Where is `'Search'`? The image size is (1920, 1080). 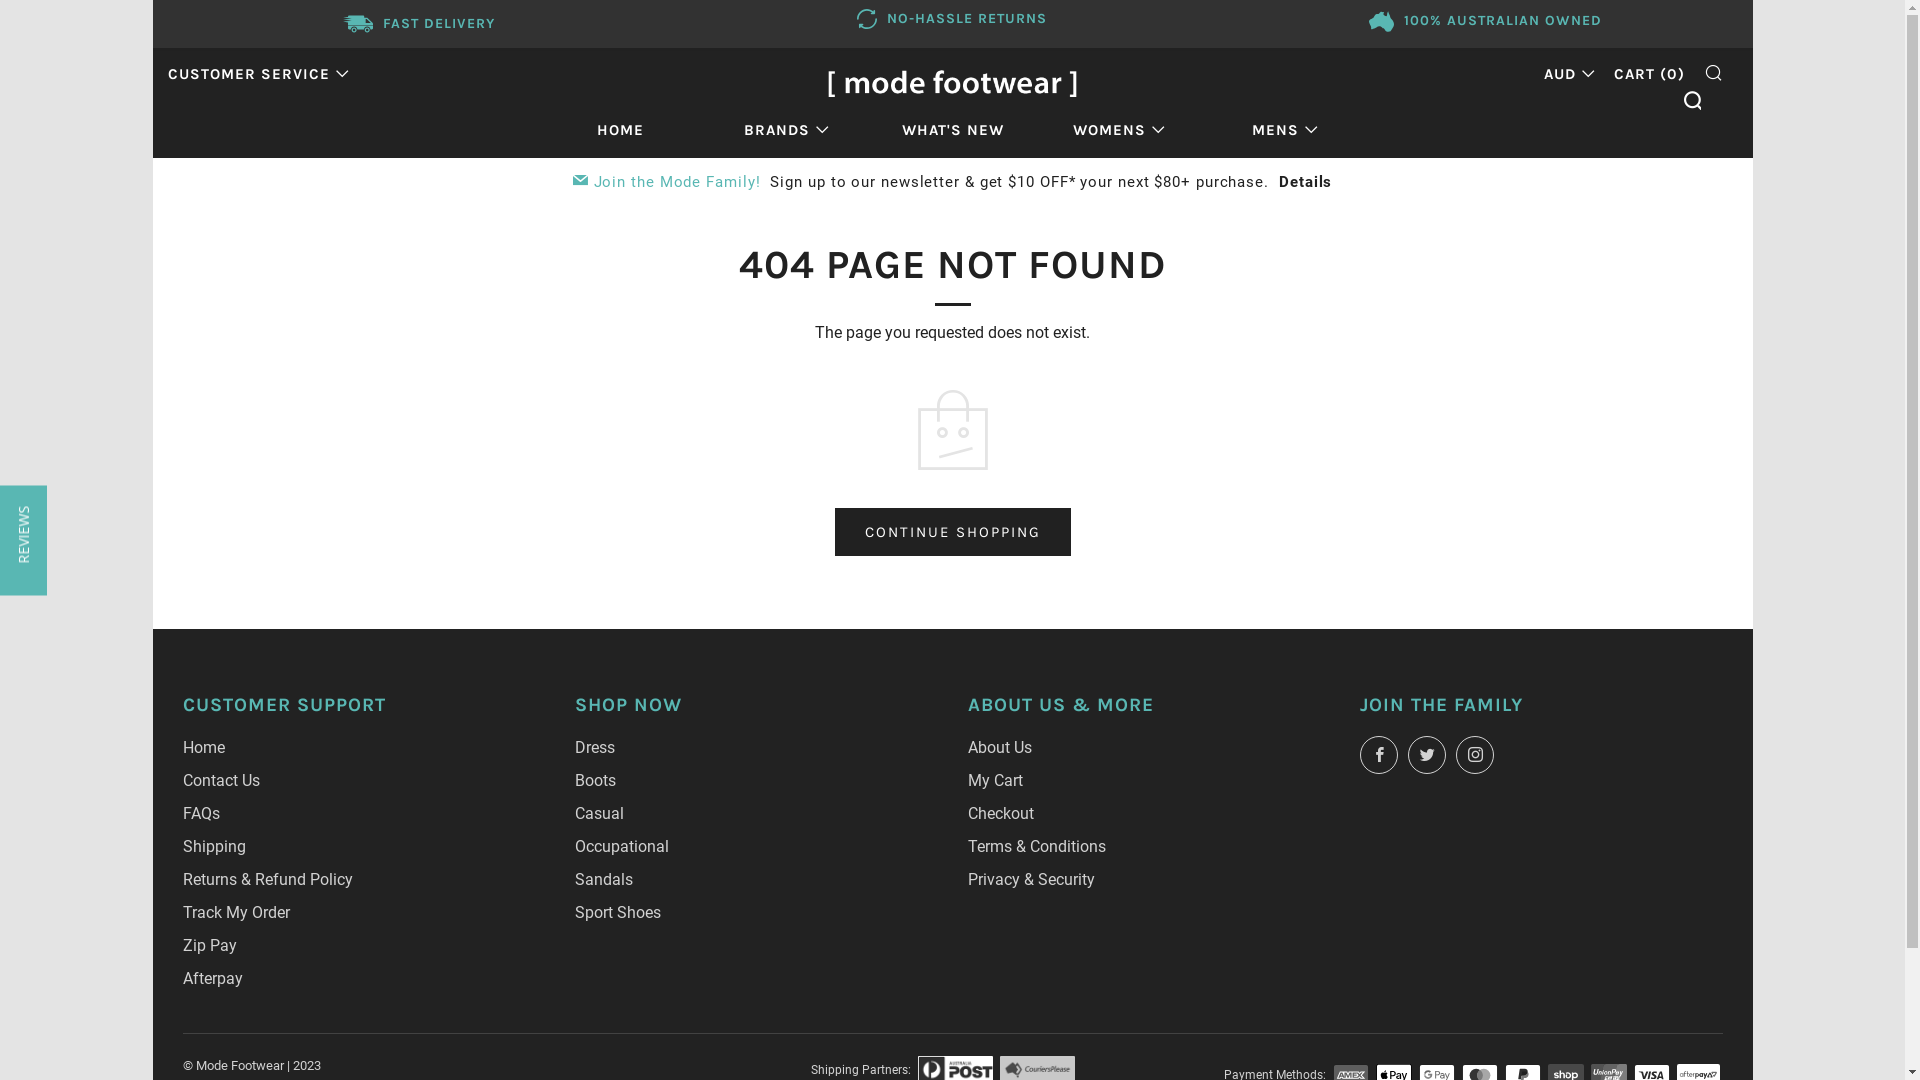
'Search' is located at coordinates (1690, 100).